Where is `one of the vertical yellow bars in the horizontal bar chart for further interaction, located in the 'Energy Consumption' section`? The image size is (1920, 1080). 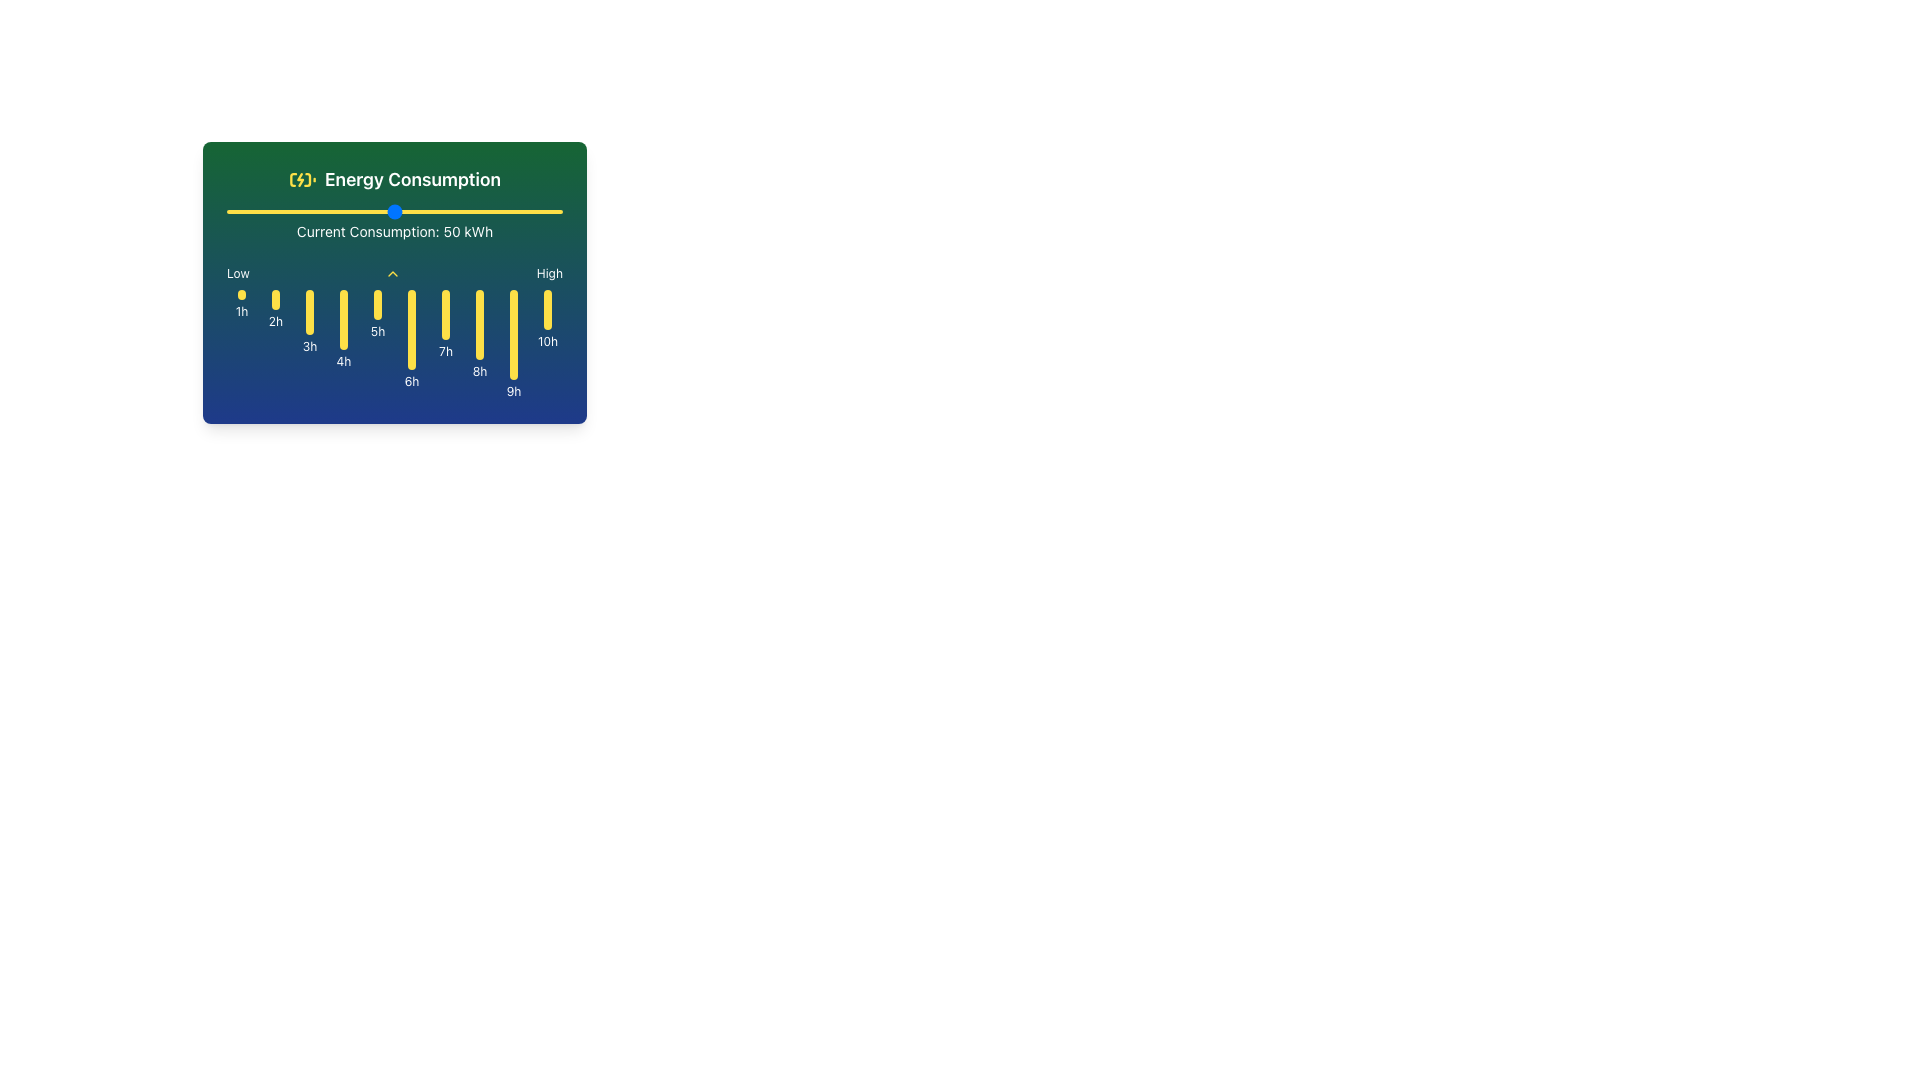 one of the vertical yellow bars in the horizontal bar chart for further interaction, located in the 'Energy Consumption' section is located at coordinates (394, 343).